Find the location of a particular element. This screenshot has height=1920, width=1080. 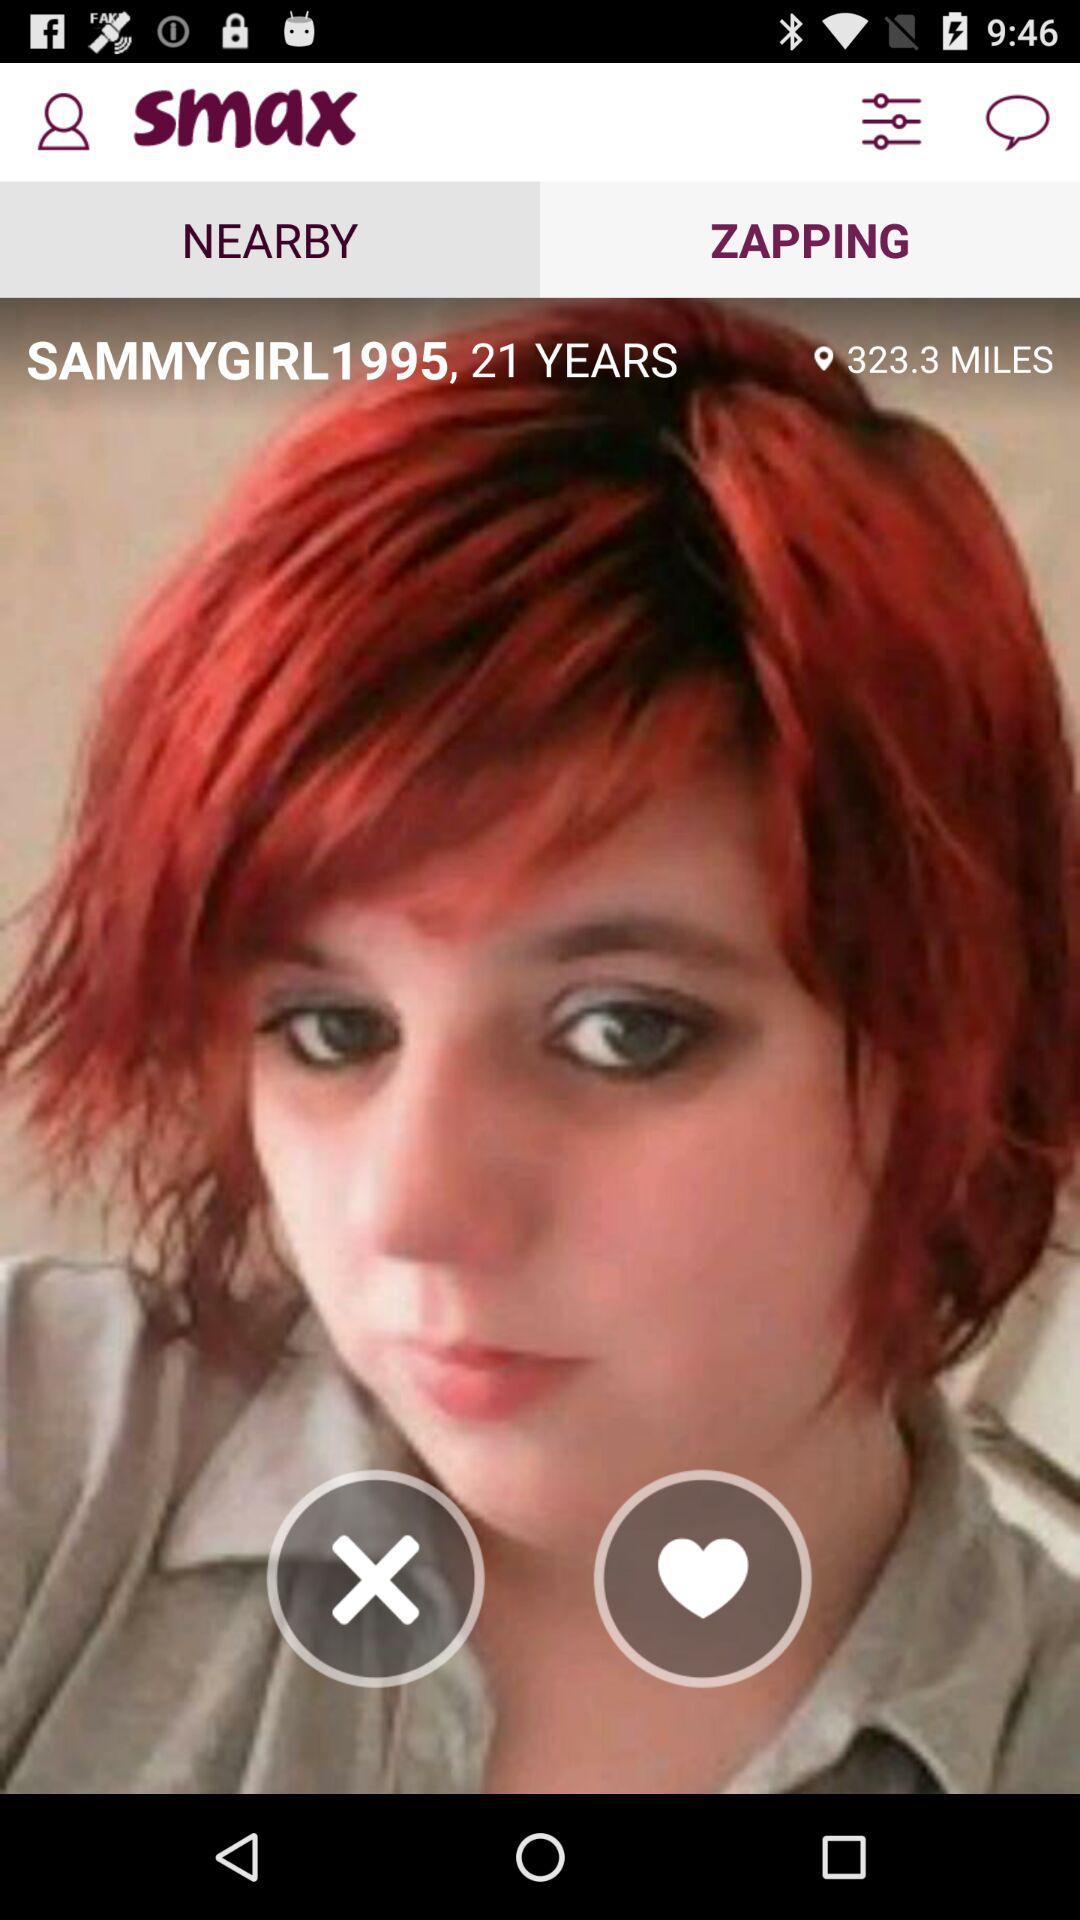

sammygirl1995 item is located at coordinates (236, 358).